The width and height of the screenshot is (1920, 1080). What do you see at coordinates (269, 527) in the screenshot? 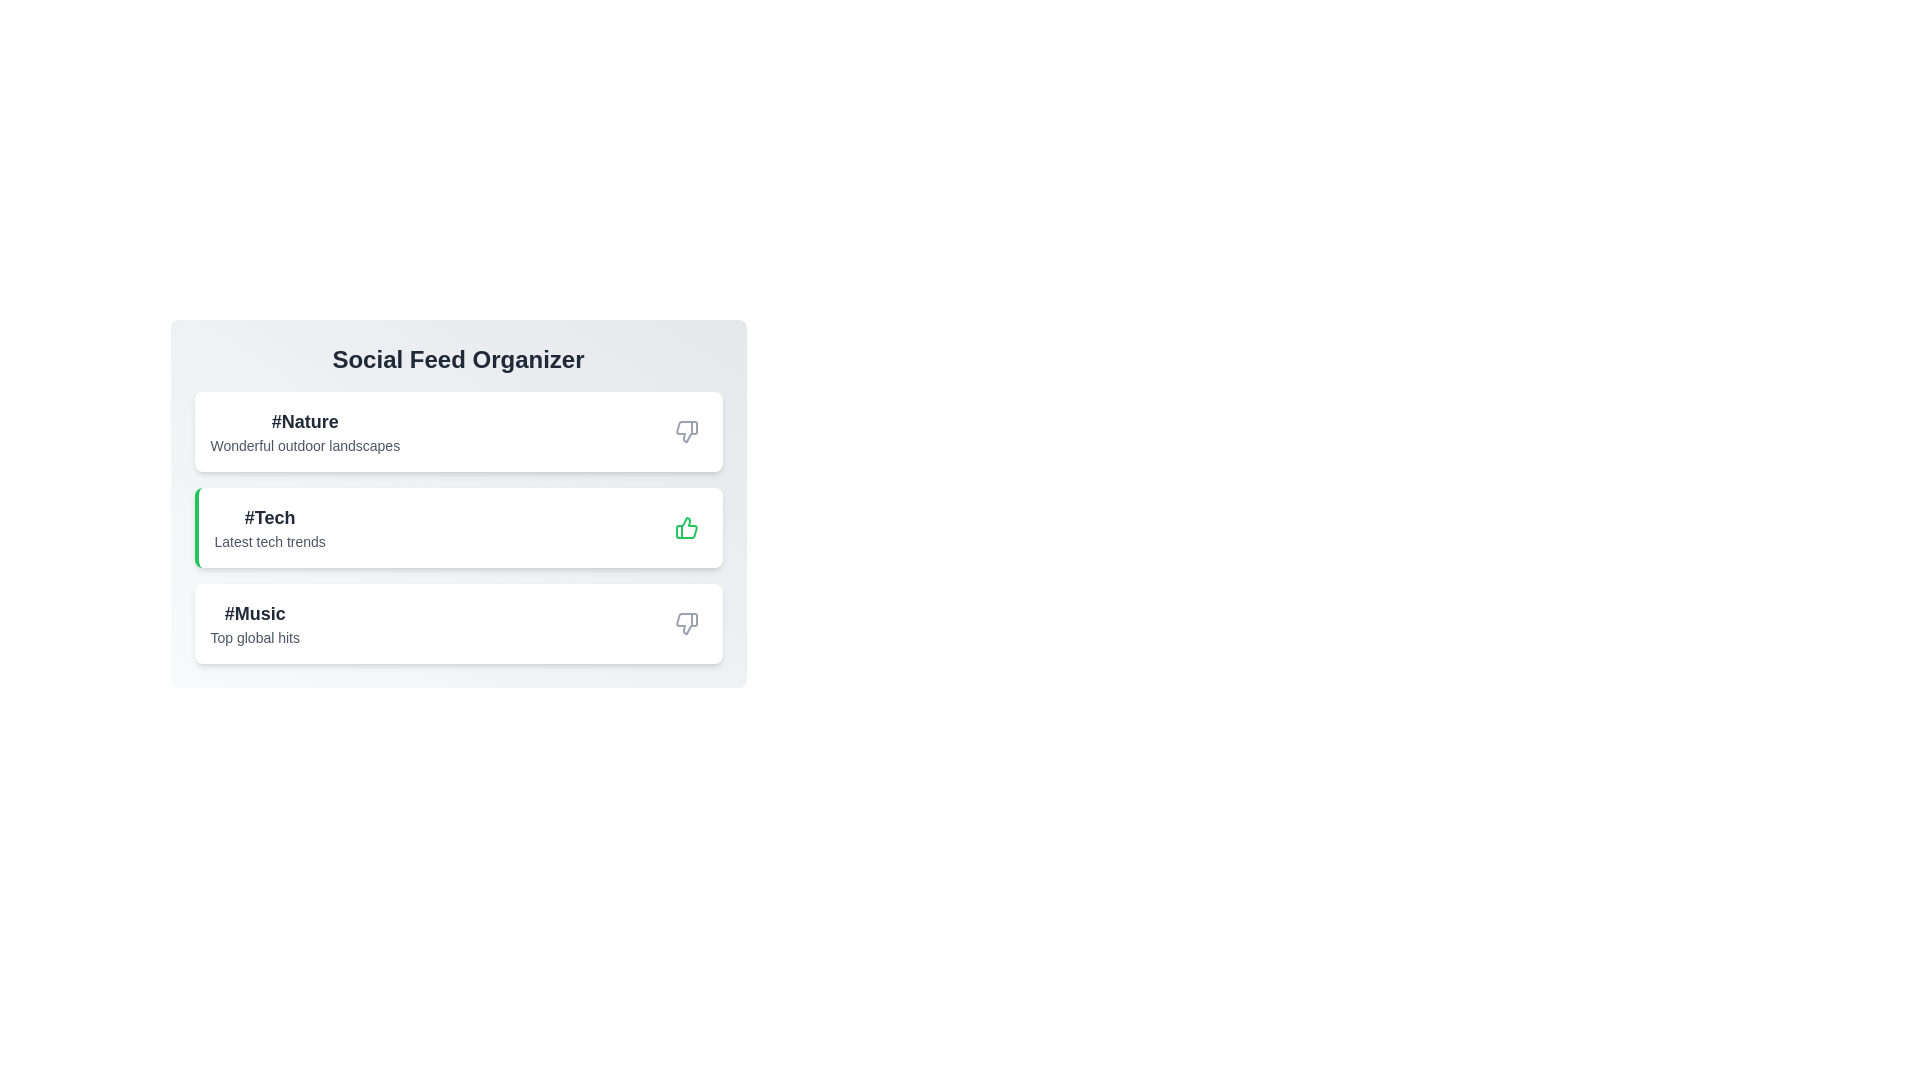
I see `the text of the category description for Tech` at bounding box center [269, 527].